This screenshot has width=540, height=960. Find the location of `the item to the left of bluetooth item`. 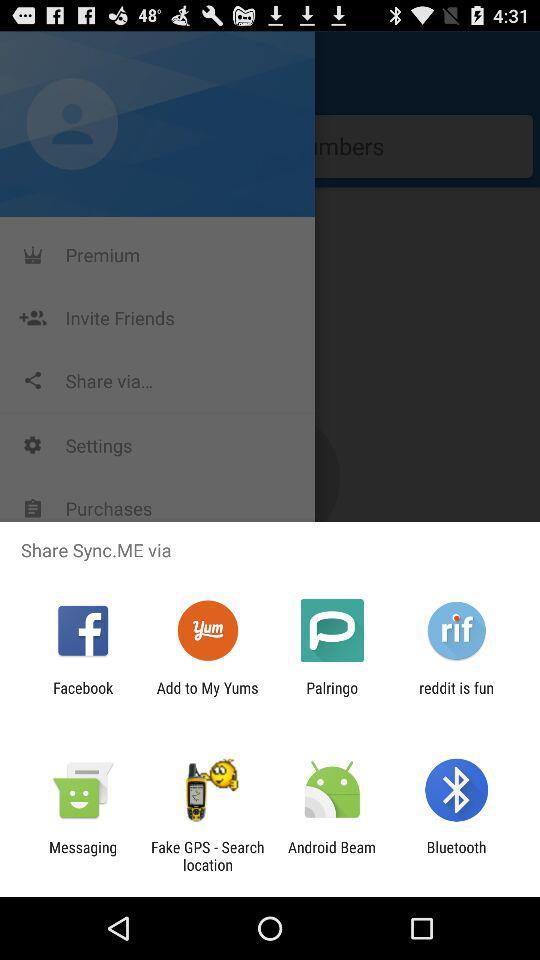

the item to the left of bluetooth item is located at coordinates (332, 855).